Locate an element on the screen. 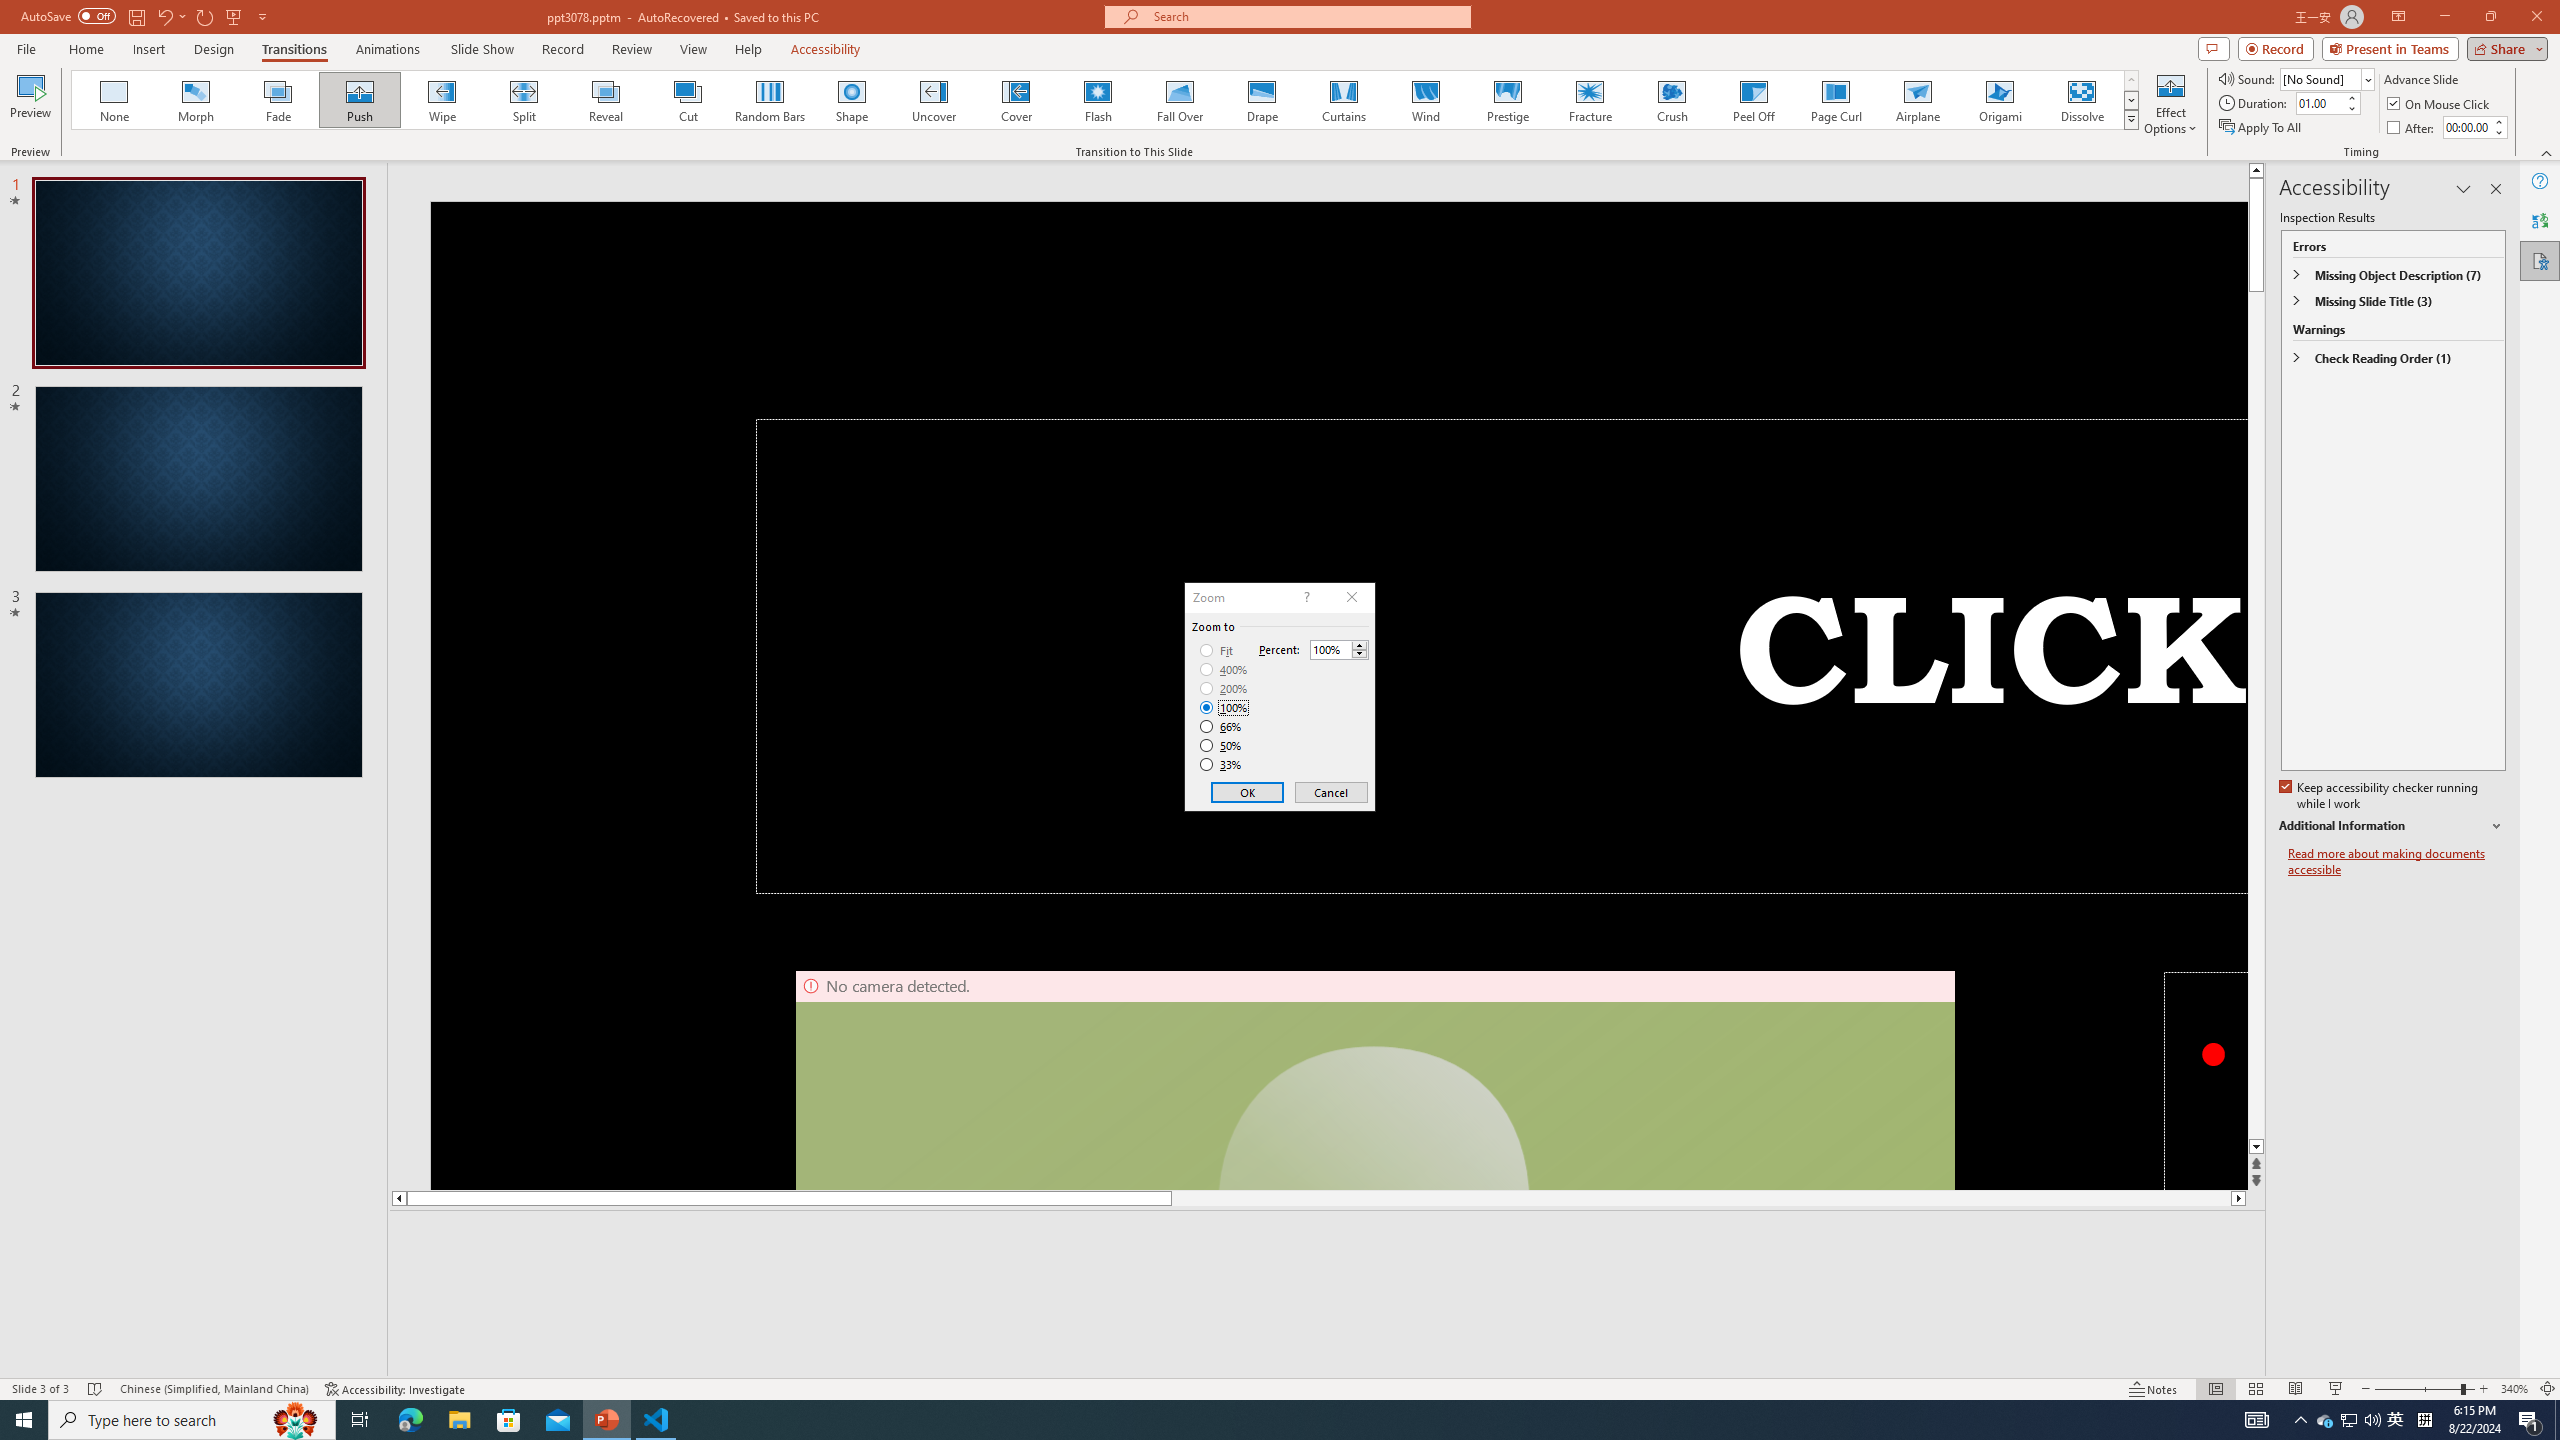 This screenshot has width=2560, height=1440. 'Percent' is located at coordinates (1340, 648).